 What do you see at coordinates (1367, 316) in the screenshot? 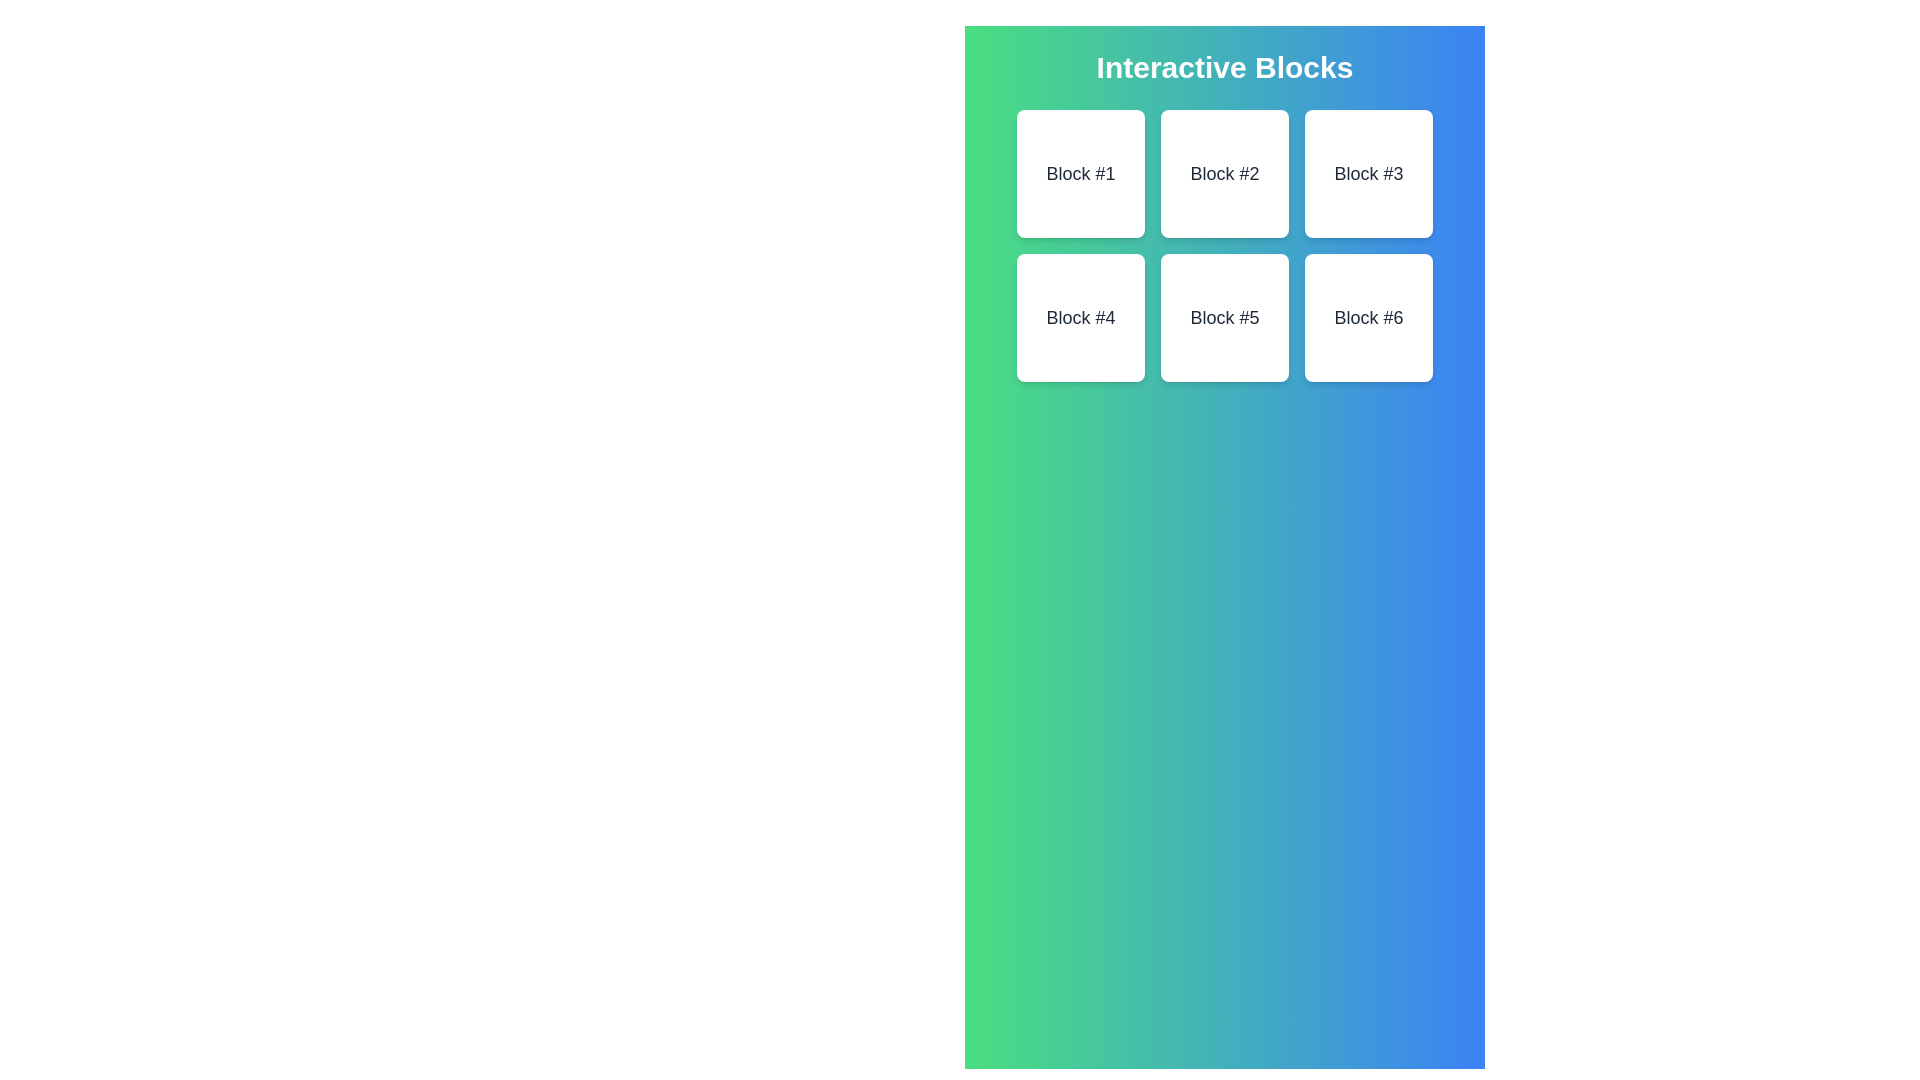
I see `the informational text label indicating 'Block #6' located in the bottom-right corner of the grid layout` at bounding box center [1367, 316].